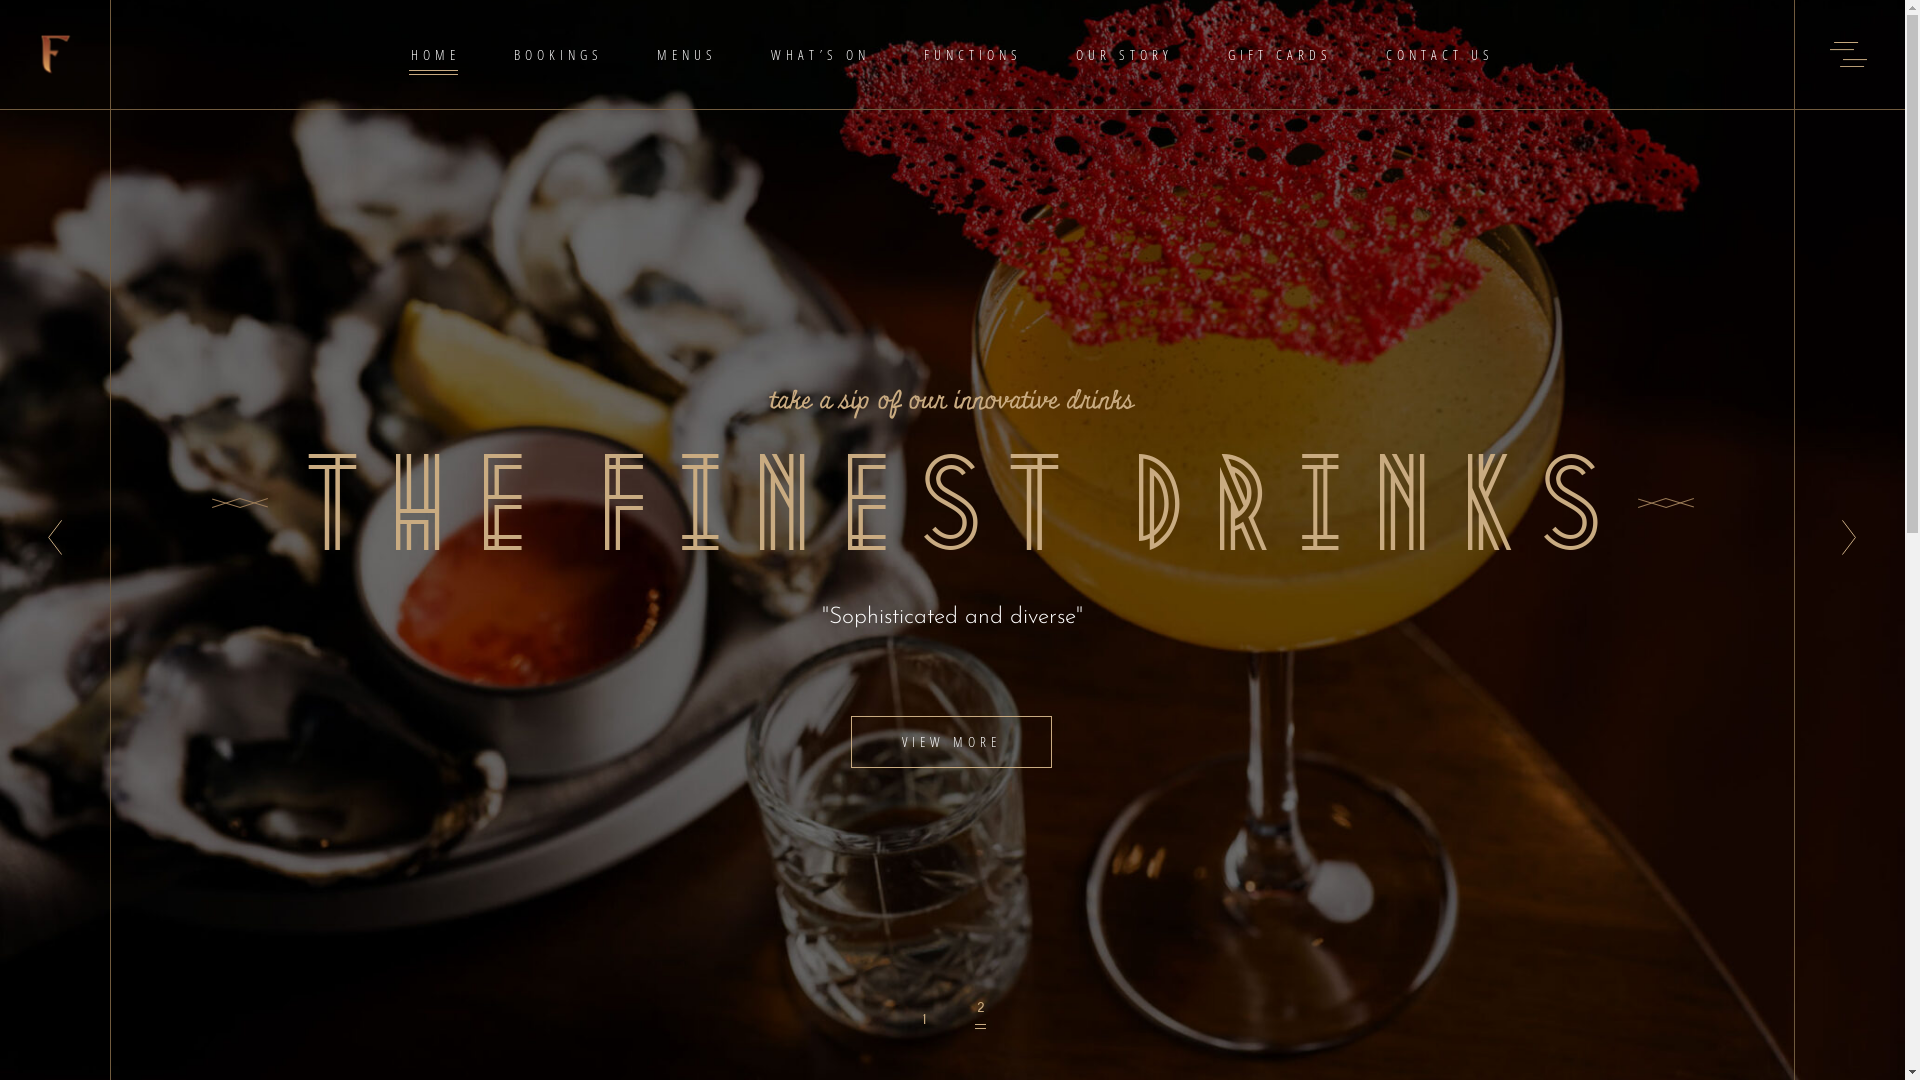  Describe the element at coordinates (558, 53) in the screenshot. I see `'BOOKINGS'` at that location.